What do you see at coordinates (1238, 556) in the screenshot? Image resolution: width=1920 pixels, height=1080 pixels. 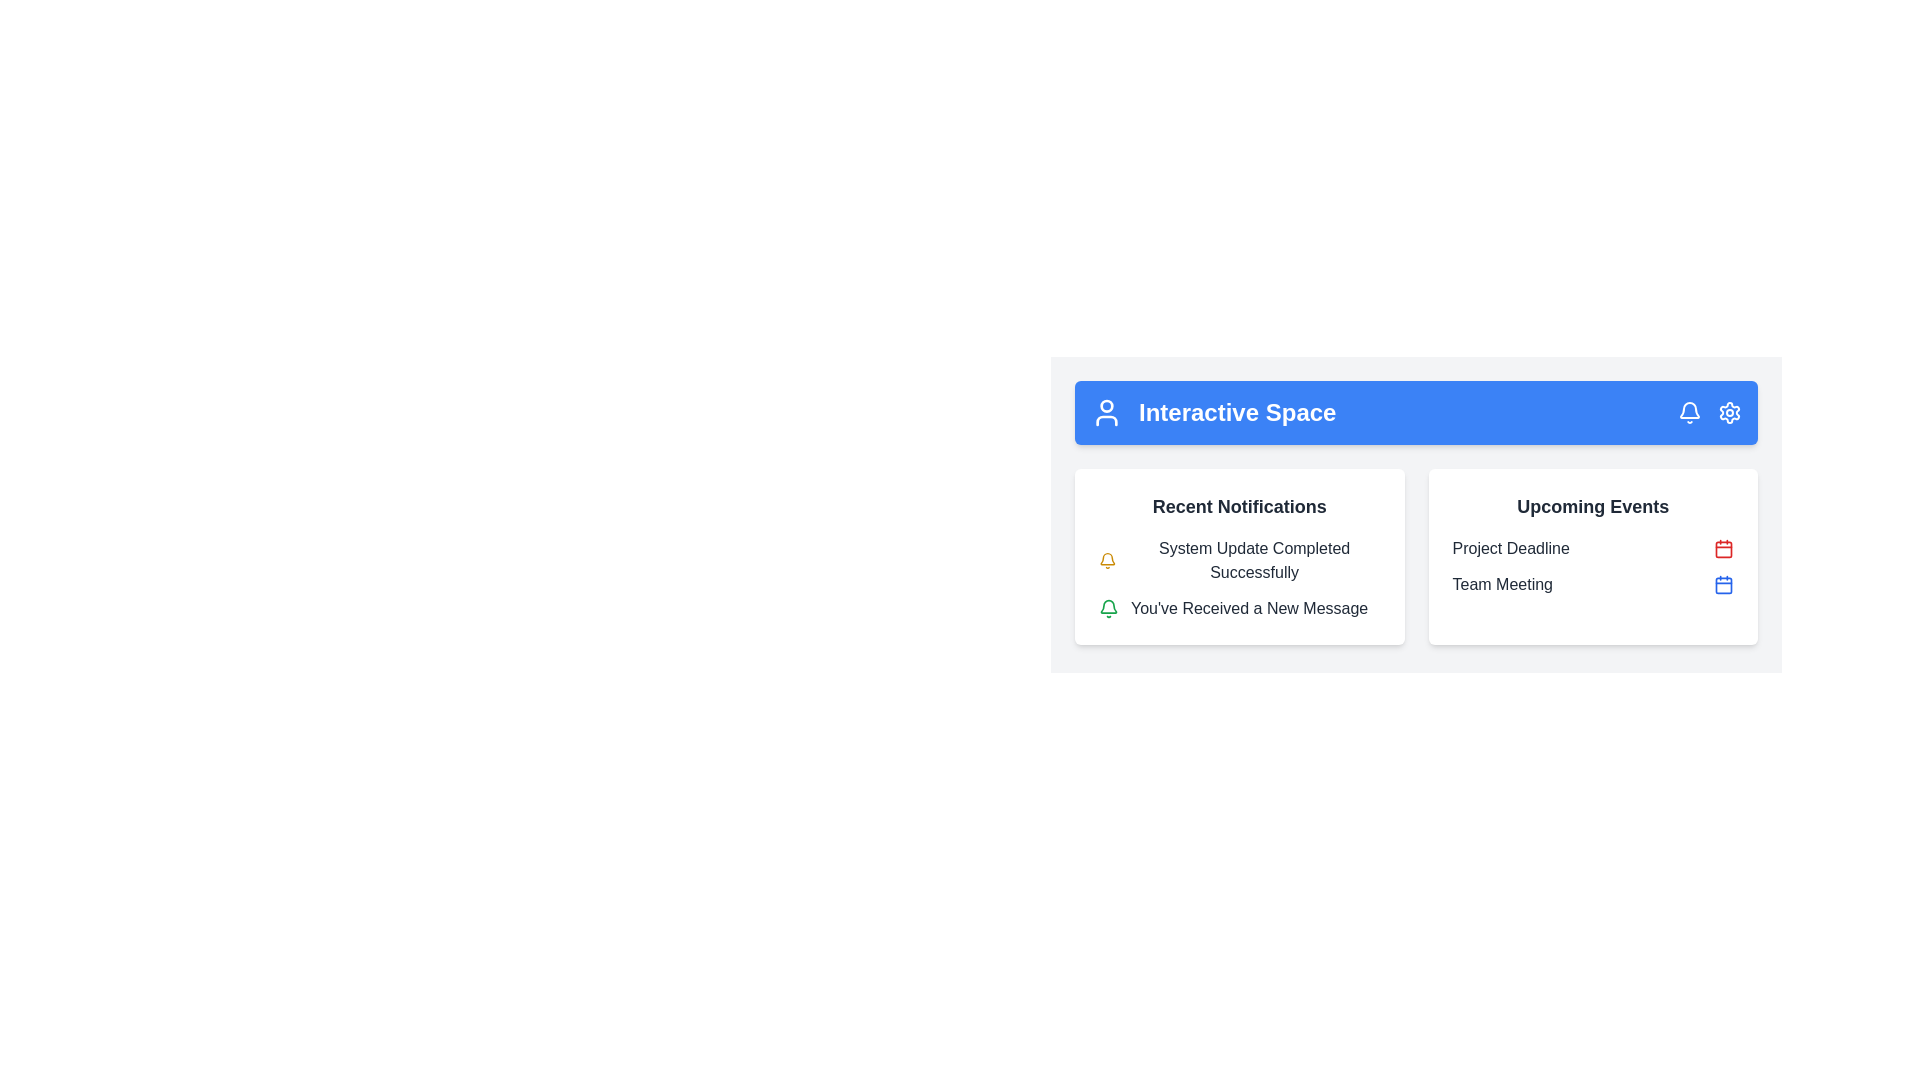 I see `notifications displayed on the notification card located in the first column of the grid layout, positioned next to the 'Upcoming Events' card` at bounding box center [1238, 556].